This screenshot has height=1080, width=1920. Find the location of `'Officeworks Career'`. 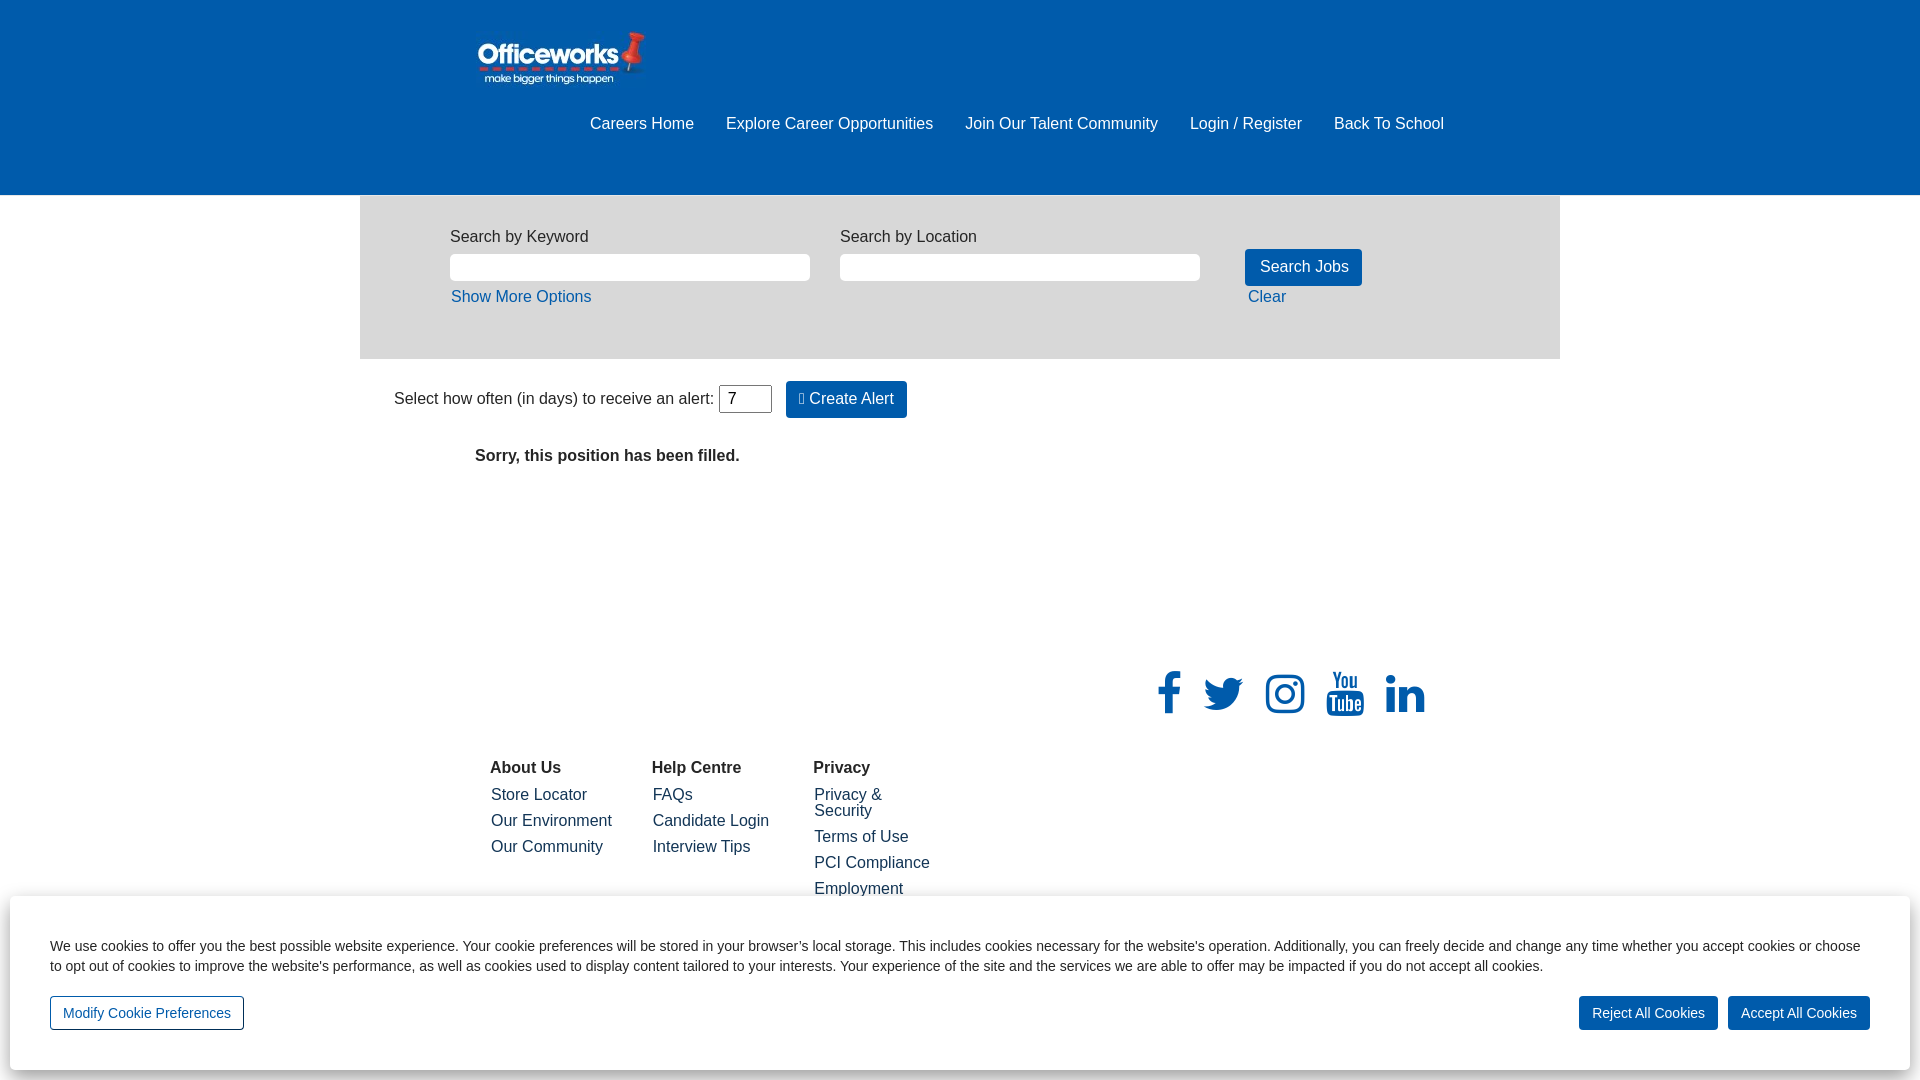

'Officeworks Career' is located at coordinates (560, 58).